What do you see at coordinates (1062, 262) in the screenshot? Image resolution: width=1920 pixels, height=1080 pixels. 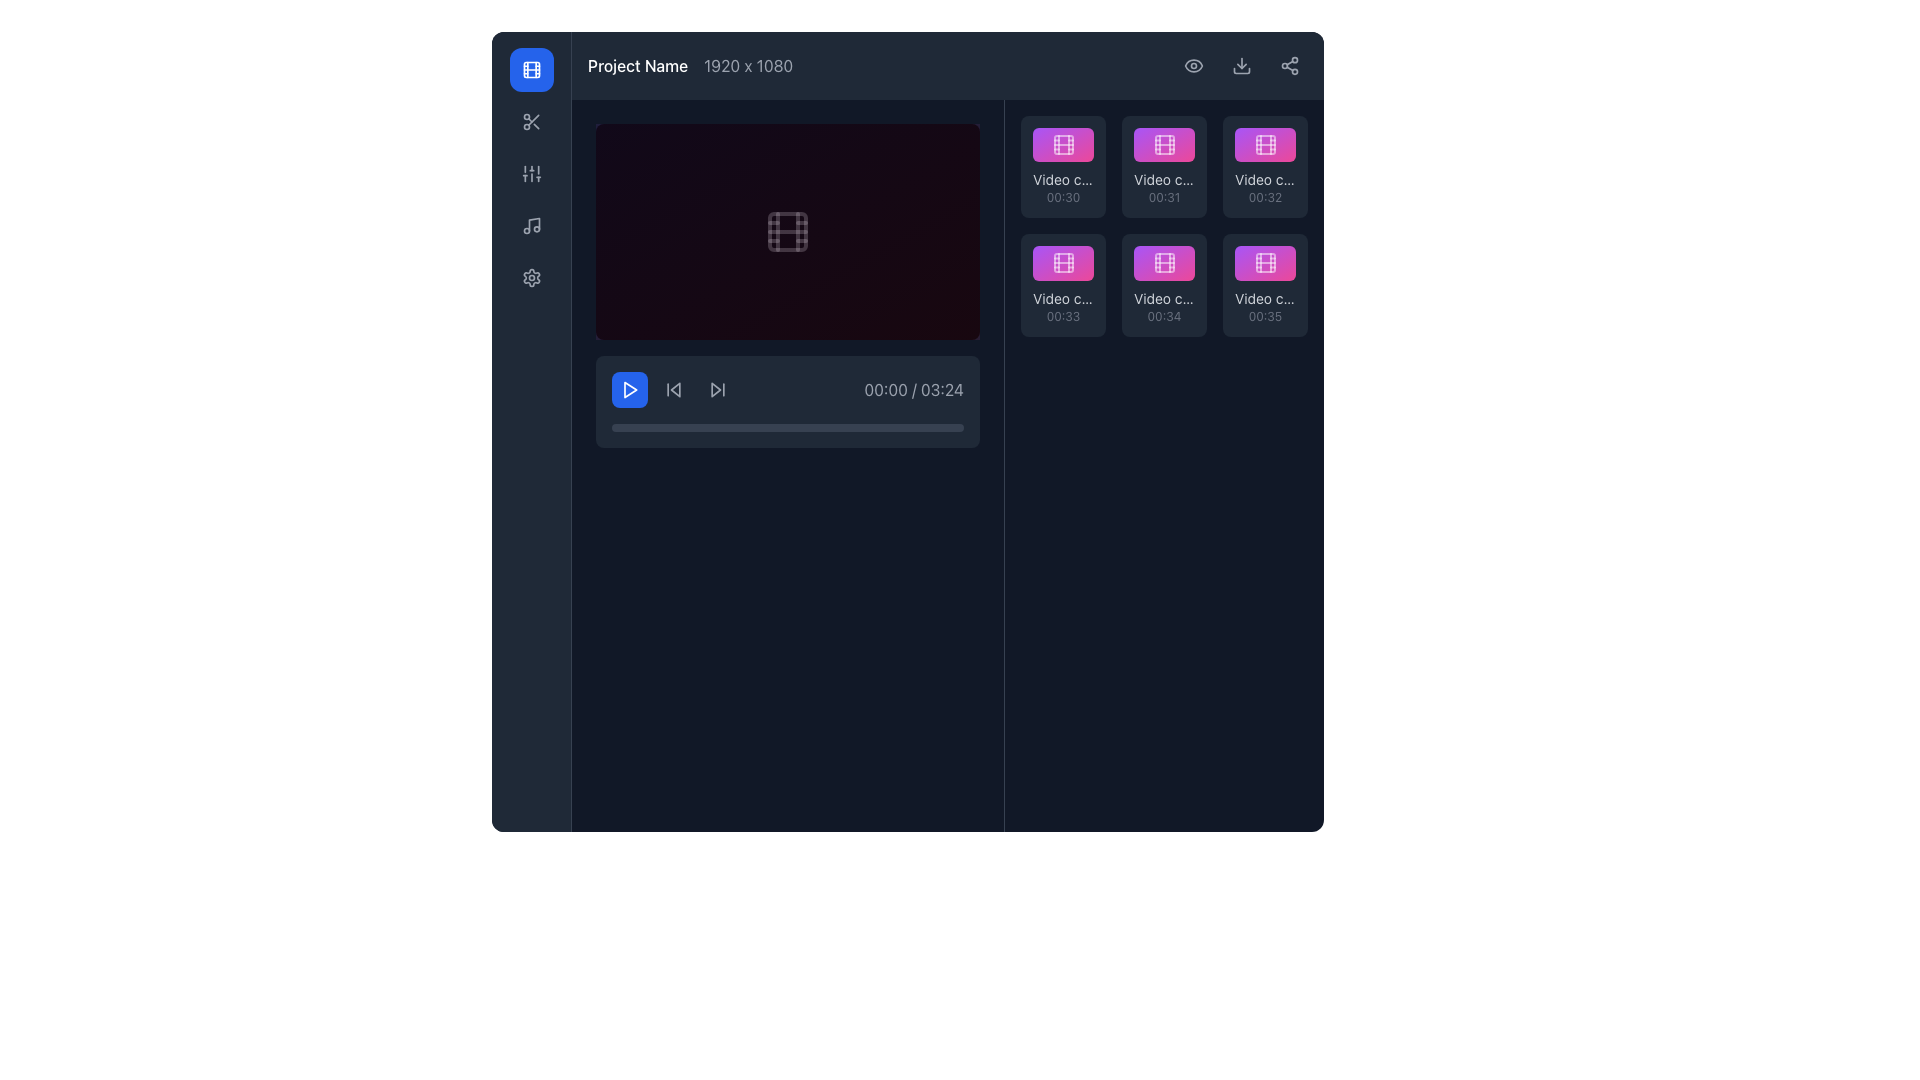 I see `the video thumbnail icon located in the grid of preview components on the right side of the interface` at bounding box center [1062, 262].